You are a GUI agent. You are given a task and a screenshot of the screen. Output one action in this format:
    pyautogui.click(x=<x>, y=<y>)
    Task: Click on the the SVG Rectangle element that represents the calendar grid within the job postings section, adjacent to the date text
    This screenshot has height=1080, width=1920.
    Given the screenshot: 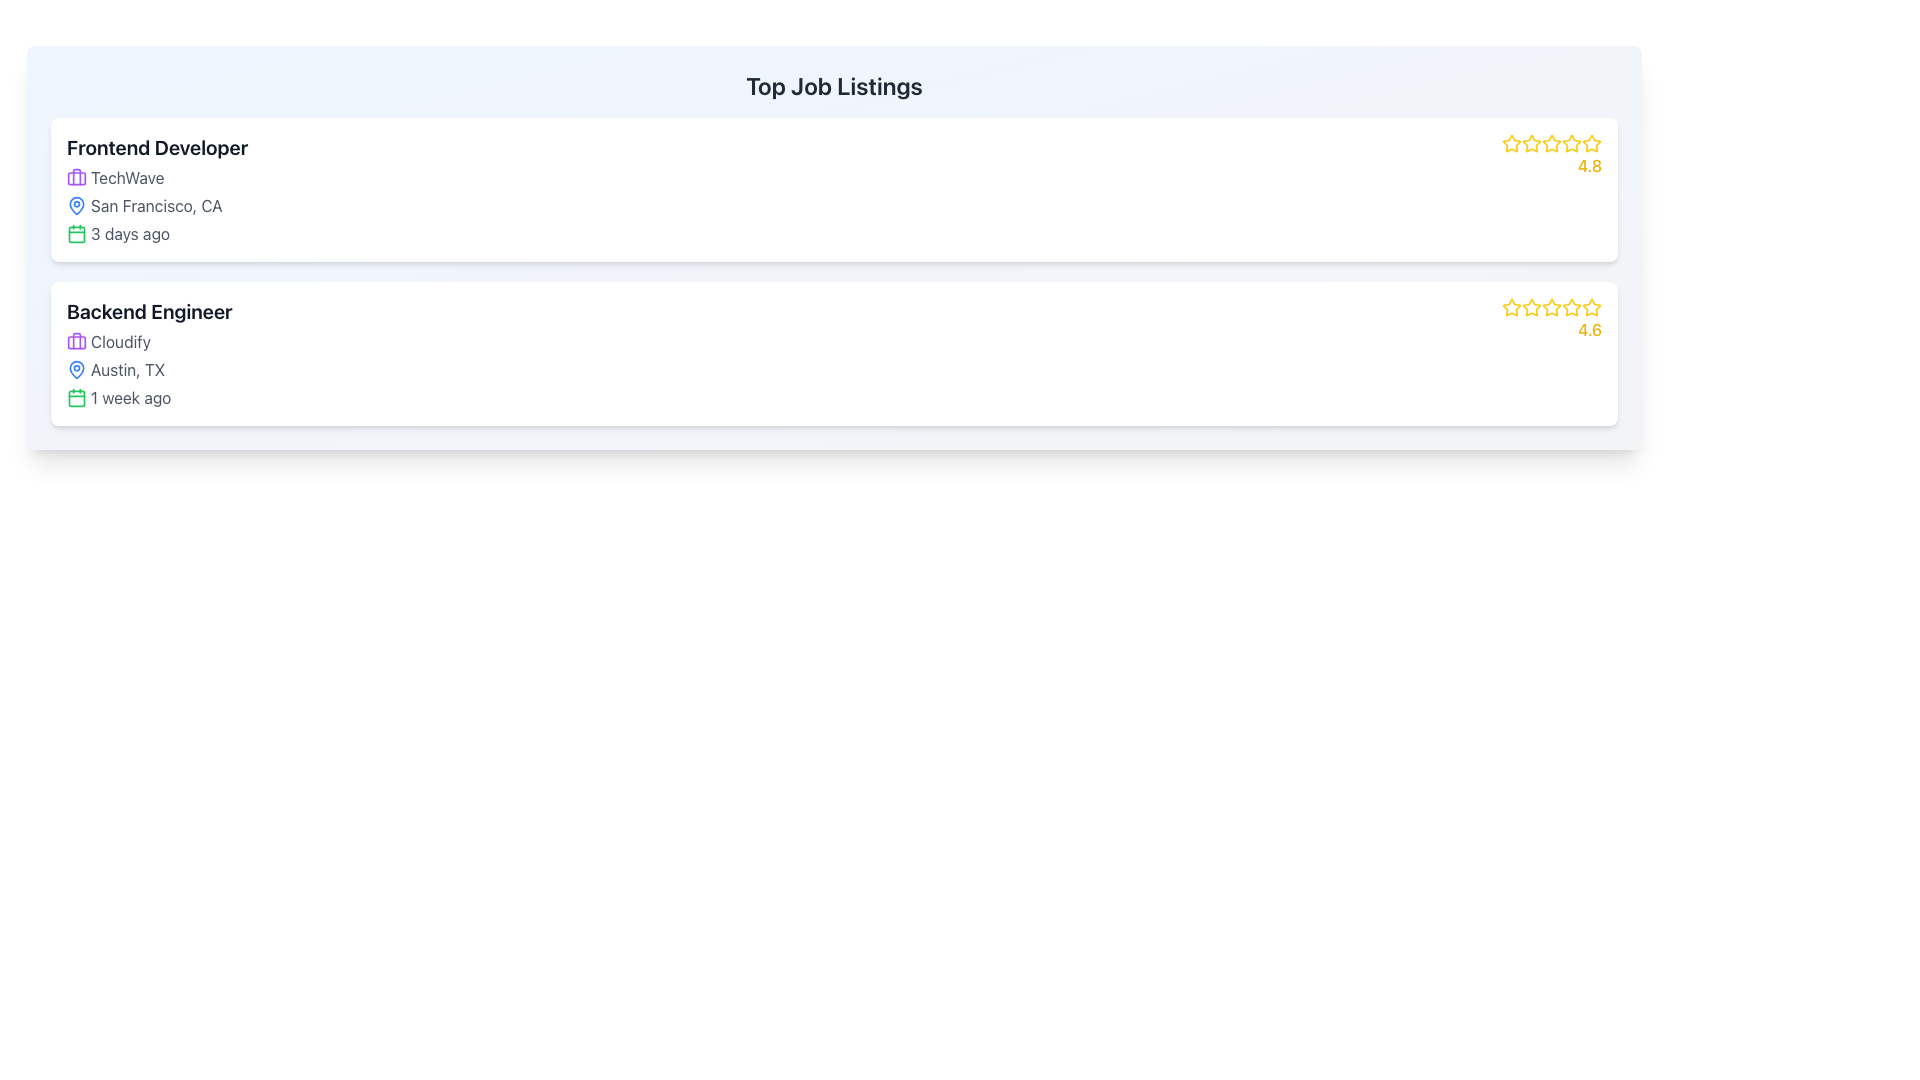 What is the action you would take?
    pyautogui.click(x=76, y=397)
    